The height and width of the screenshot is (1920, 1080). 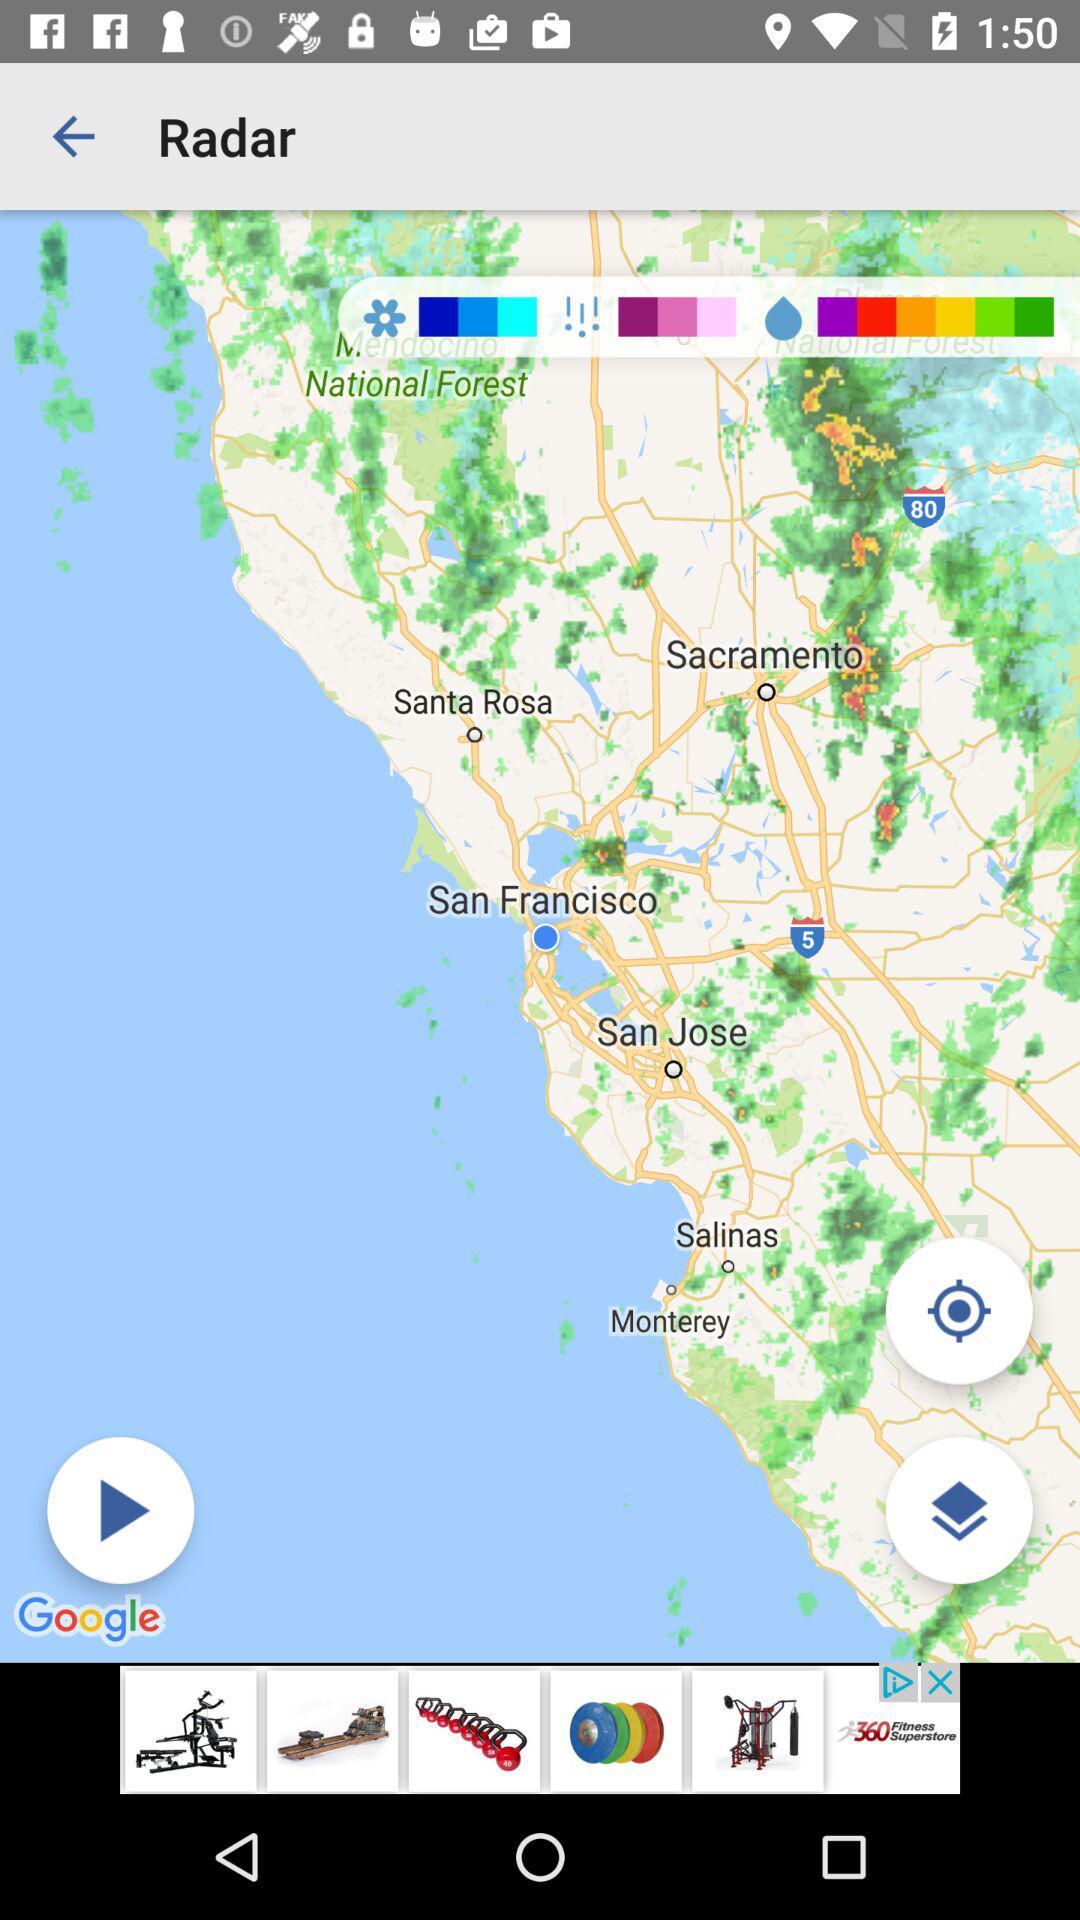 What do you see at coordinates (120, 1510) in the screenshot?
I see `switch` at bounding box center [120, 1510].